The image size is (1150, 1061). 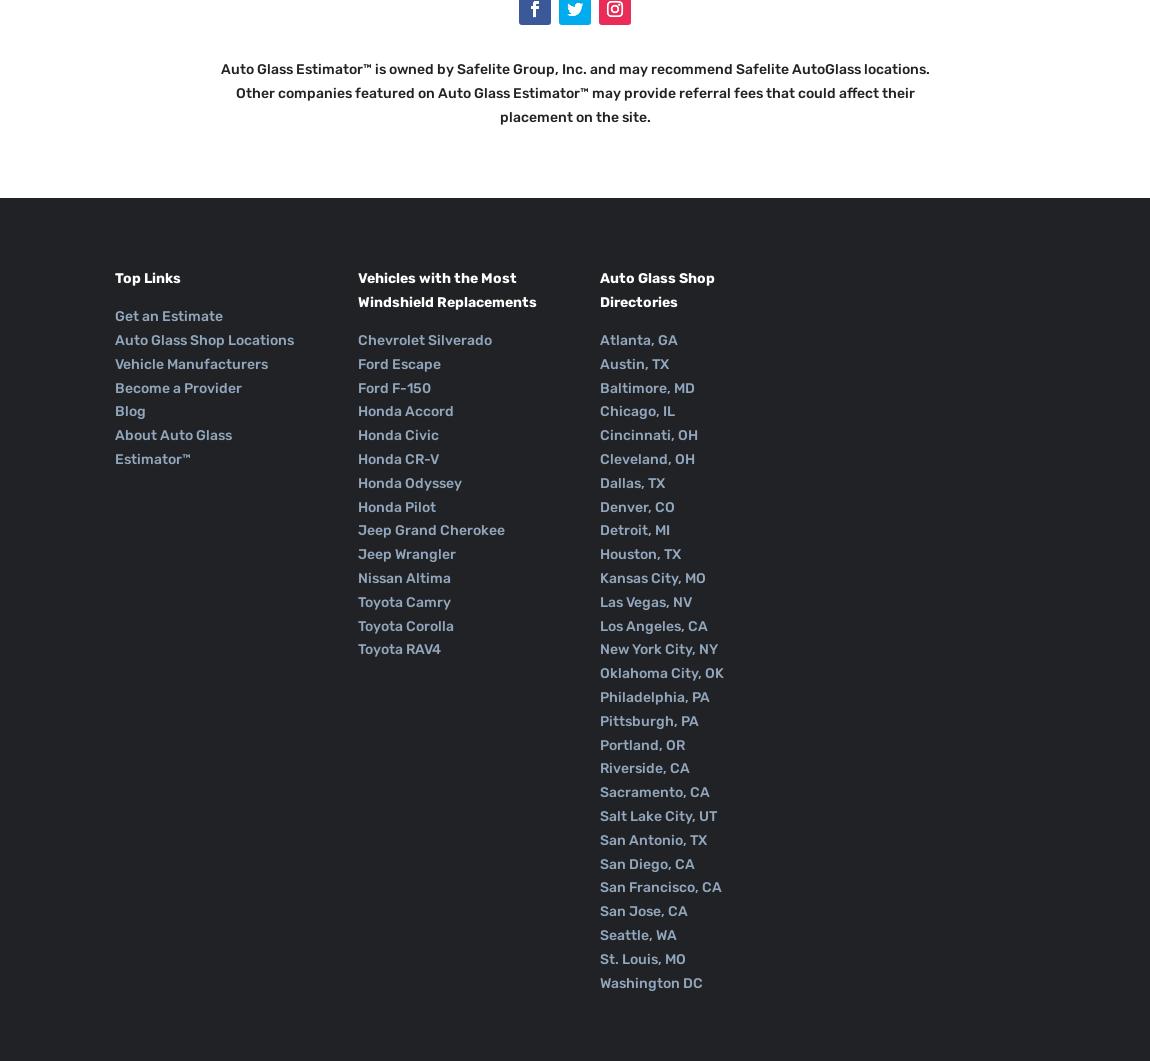 What do you see at coordinates (129, 411) in the screenshot?
I see `'Blog'` at bounding box center [129, 411].